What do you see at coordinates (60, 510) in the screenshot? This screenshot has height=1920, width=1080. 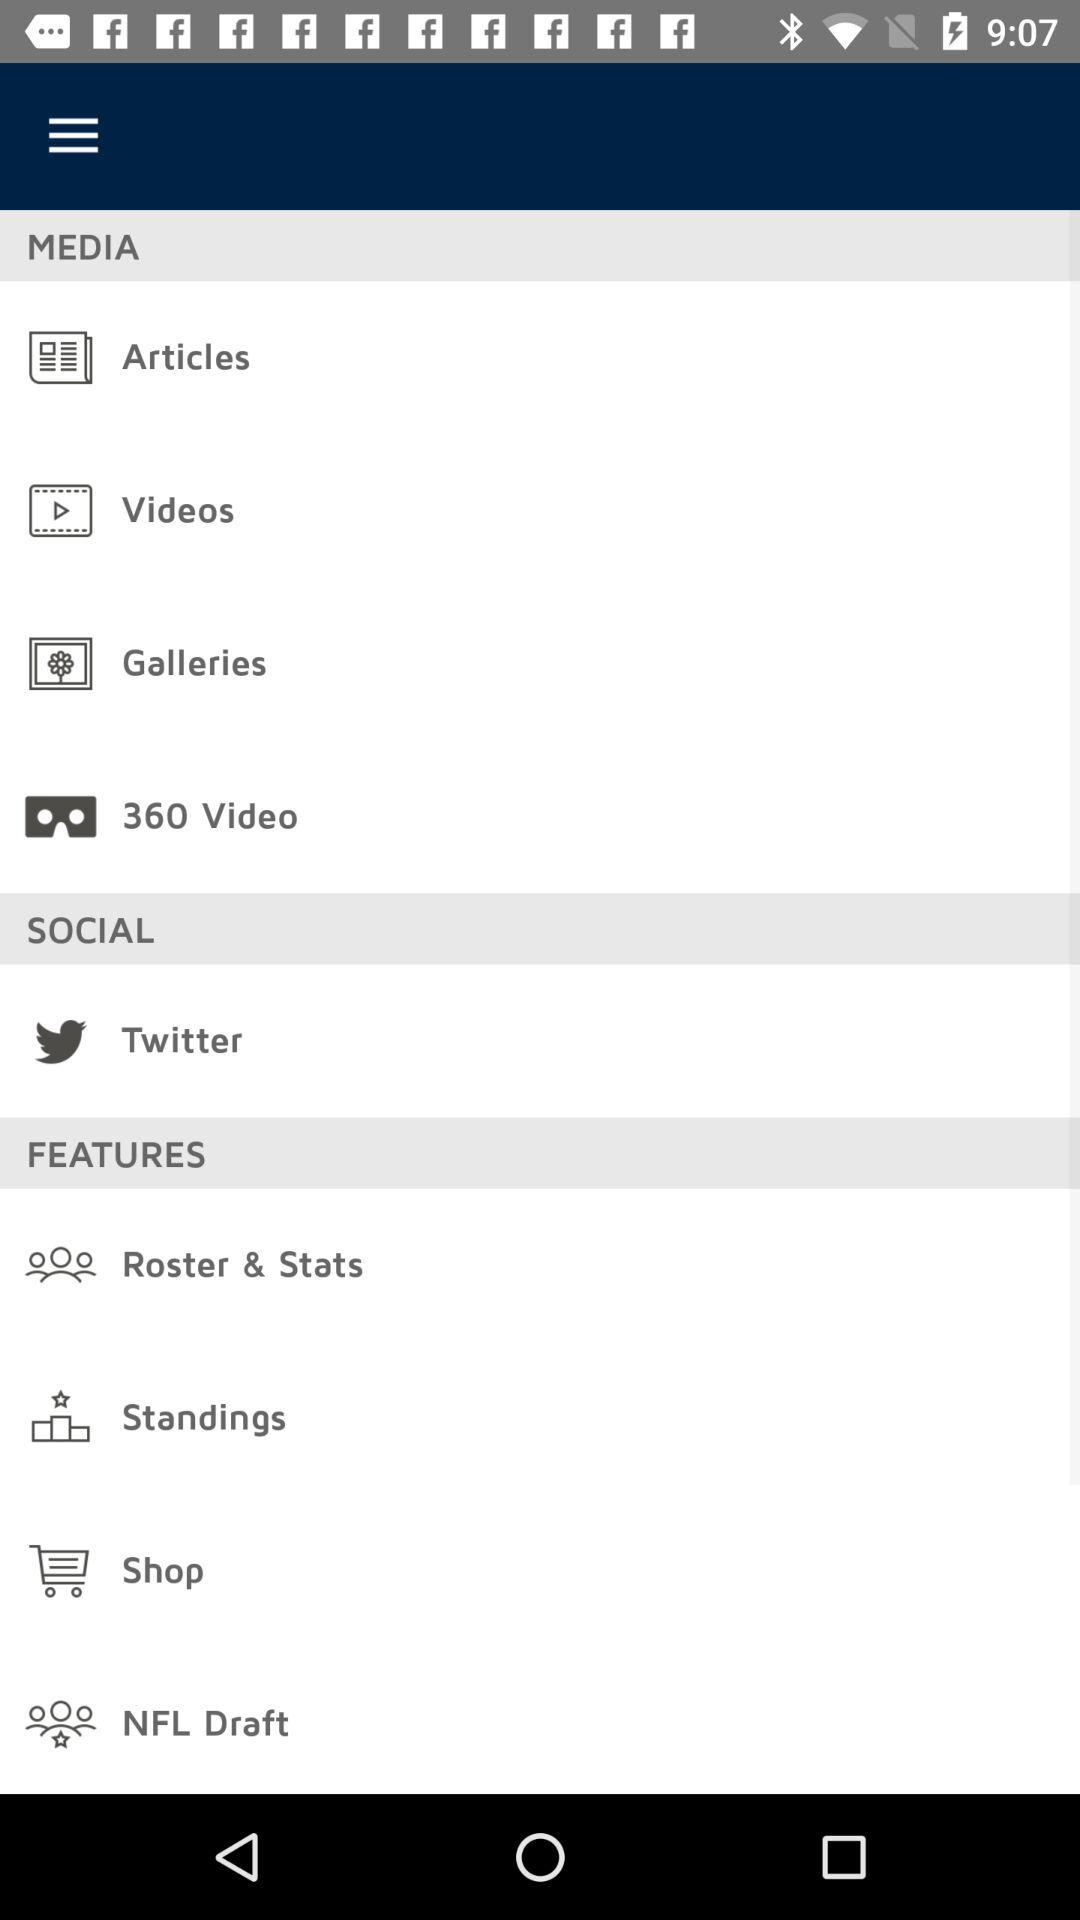 I see `the second icon under media` at bounding box center [60, 510].